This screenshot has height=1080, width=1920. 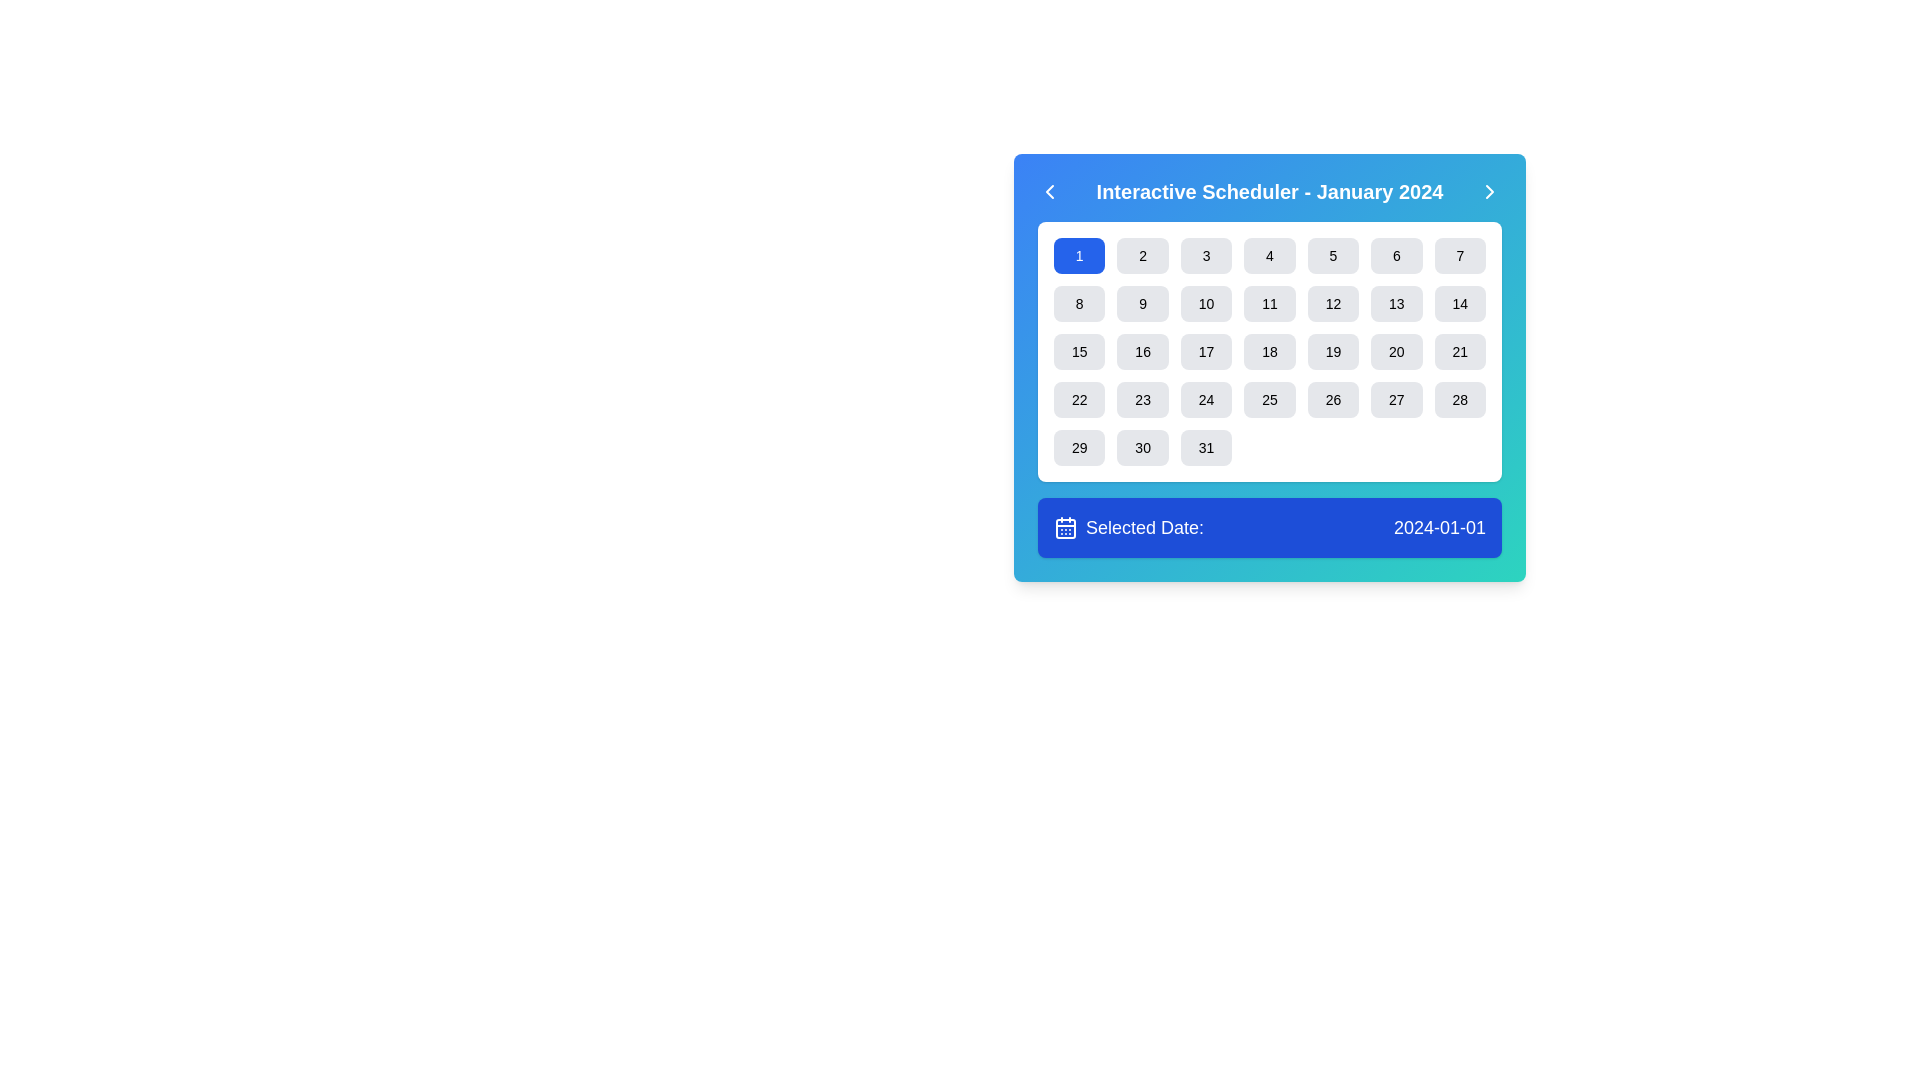 I want to click on the button displaying the number '11' in black text on a light gray rounded rectangle background, so click(x=1269, y=304).